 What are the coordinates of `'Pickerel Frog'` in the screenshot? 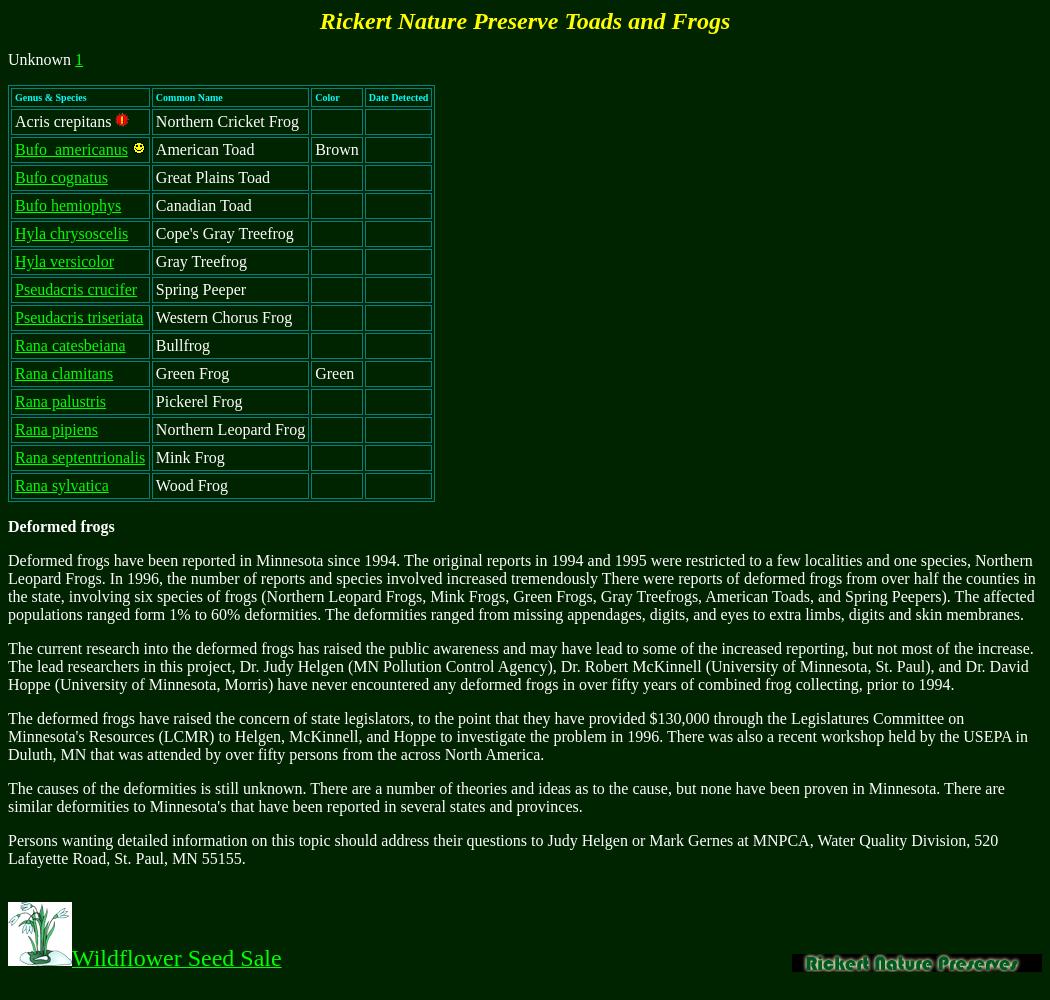 It's located at (197, 401).